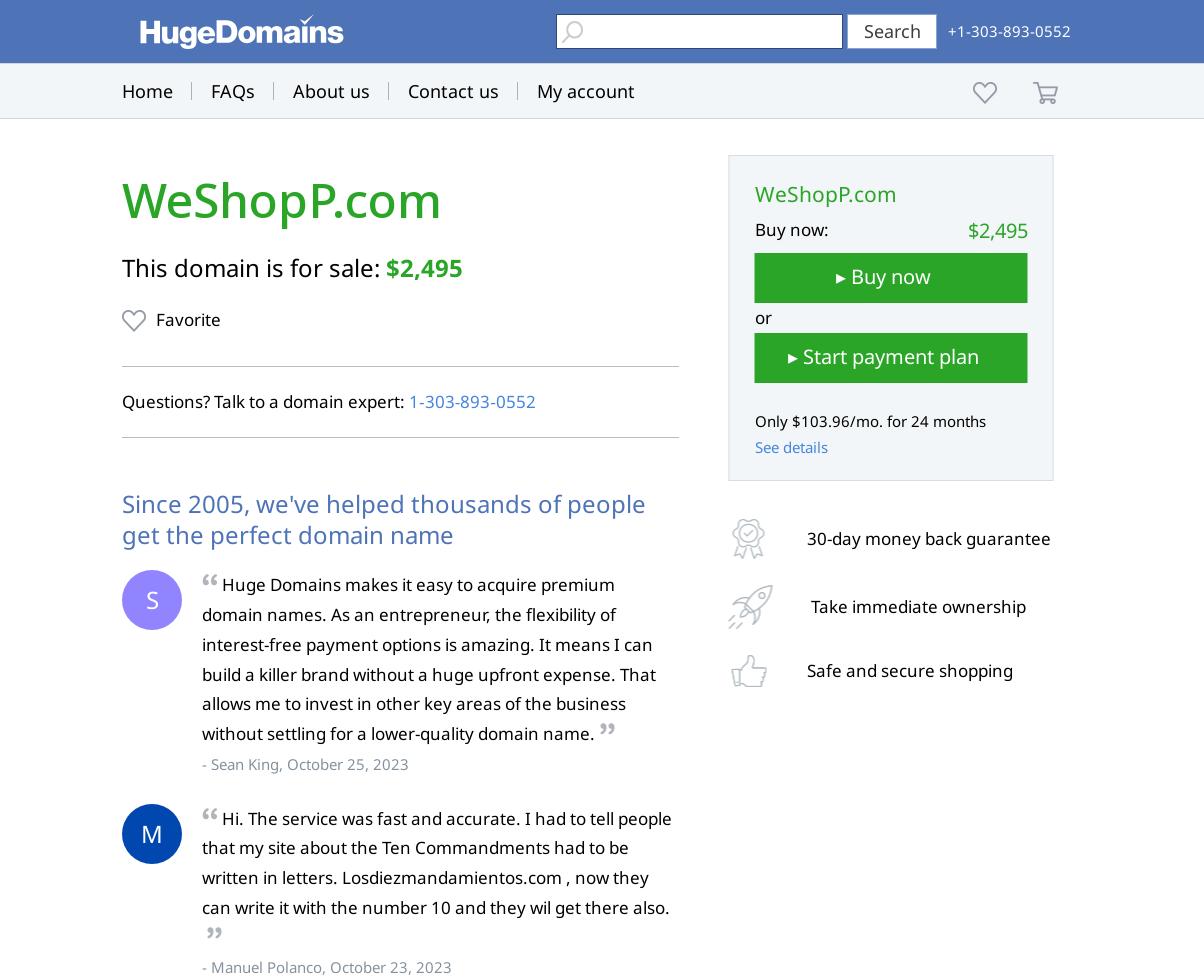  I want to click on '1‑303‑893‑0552', so click(471, 401).